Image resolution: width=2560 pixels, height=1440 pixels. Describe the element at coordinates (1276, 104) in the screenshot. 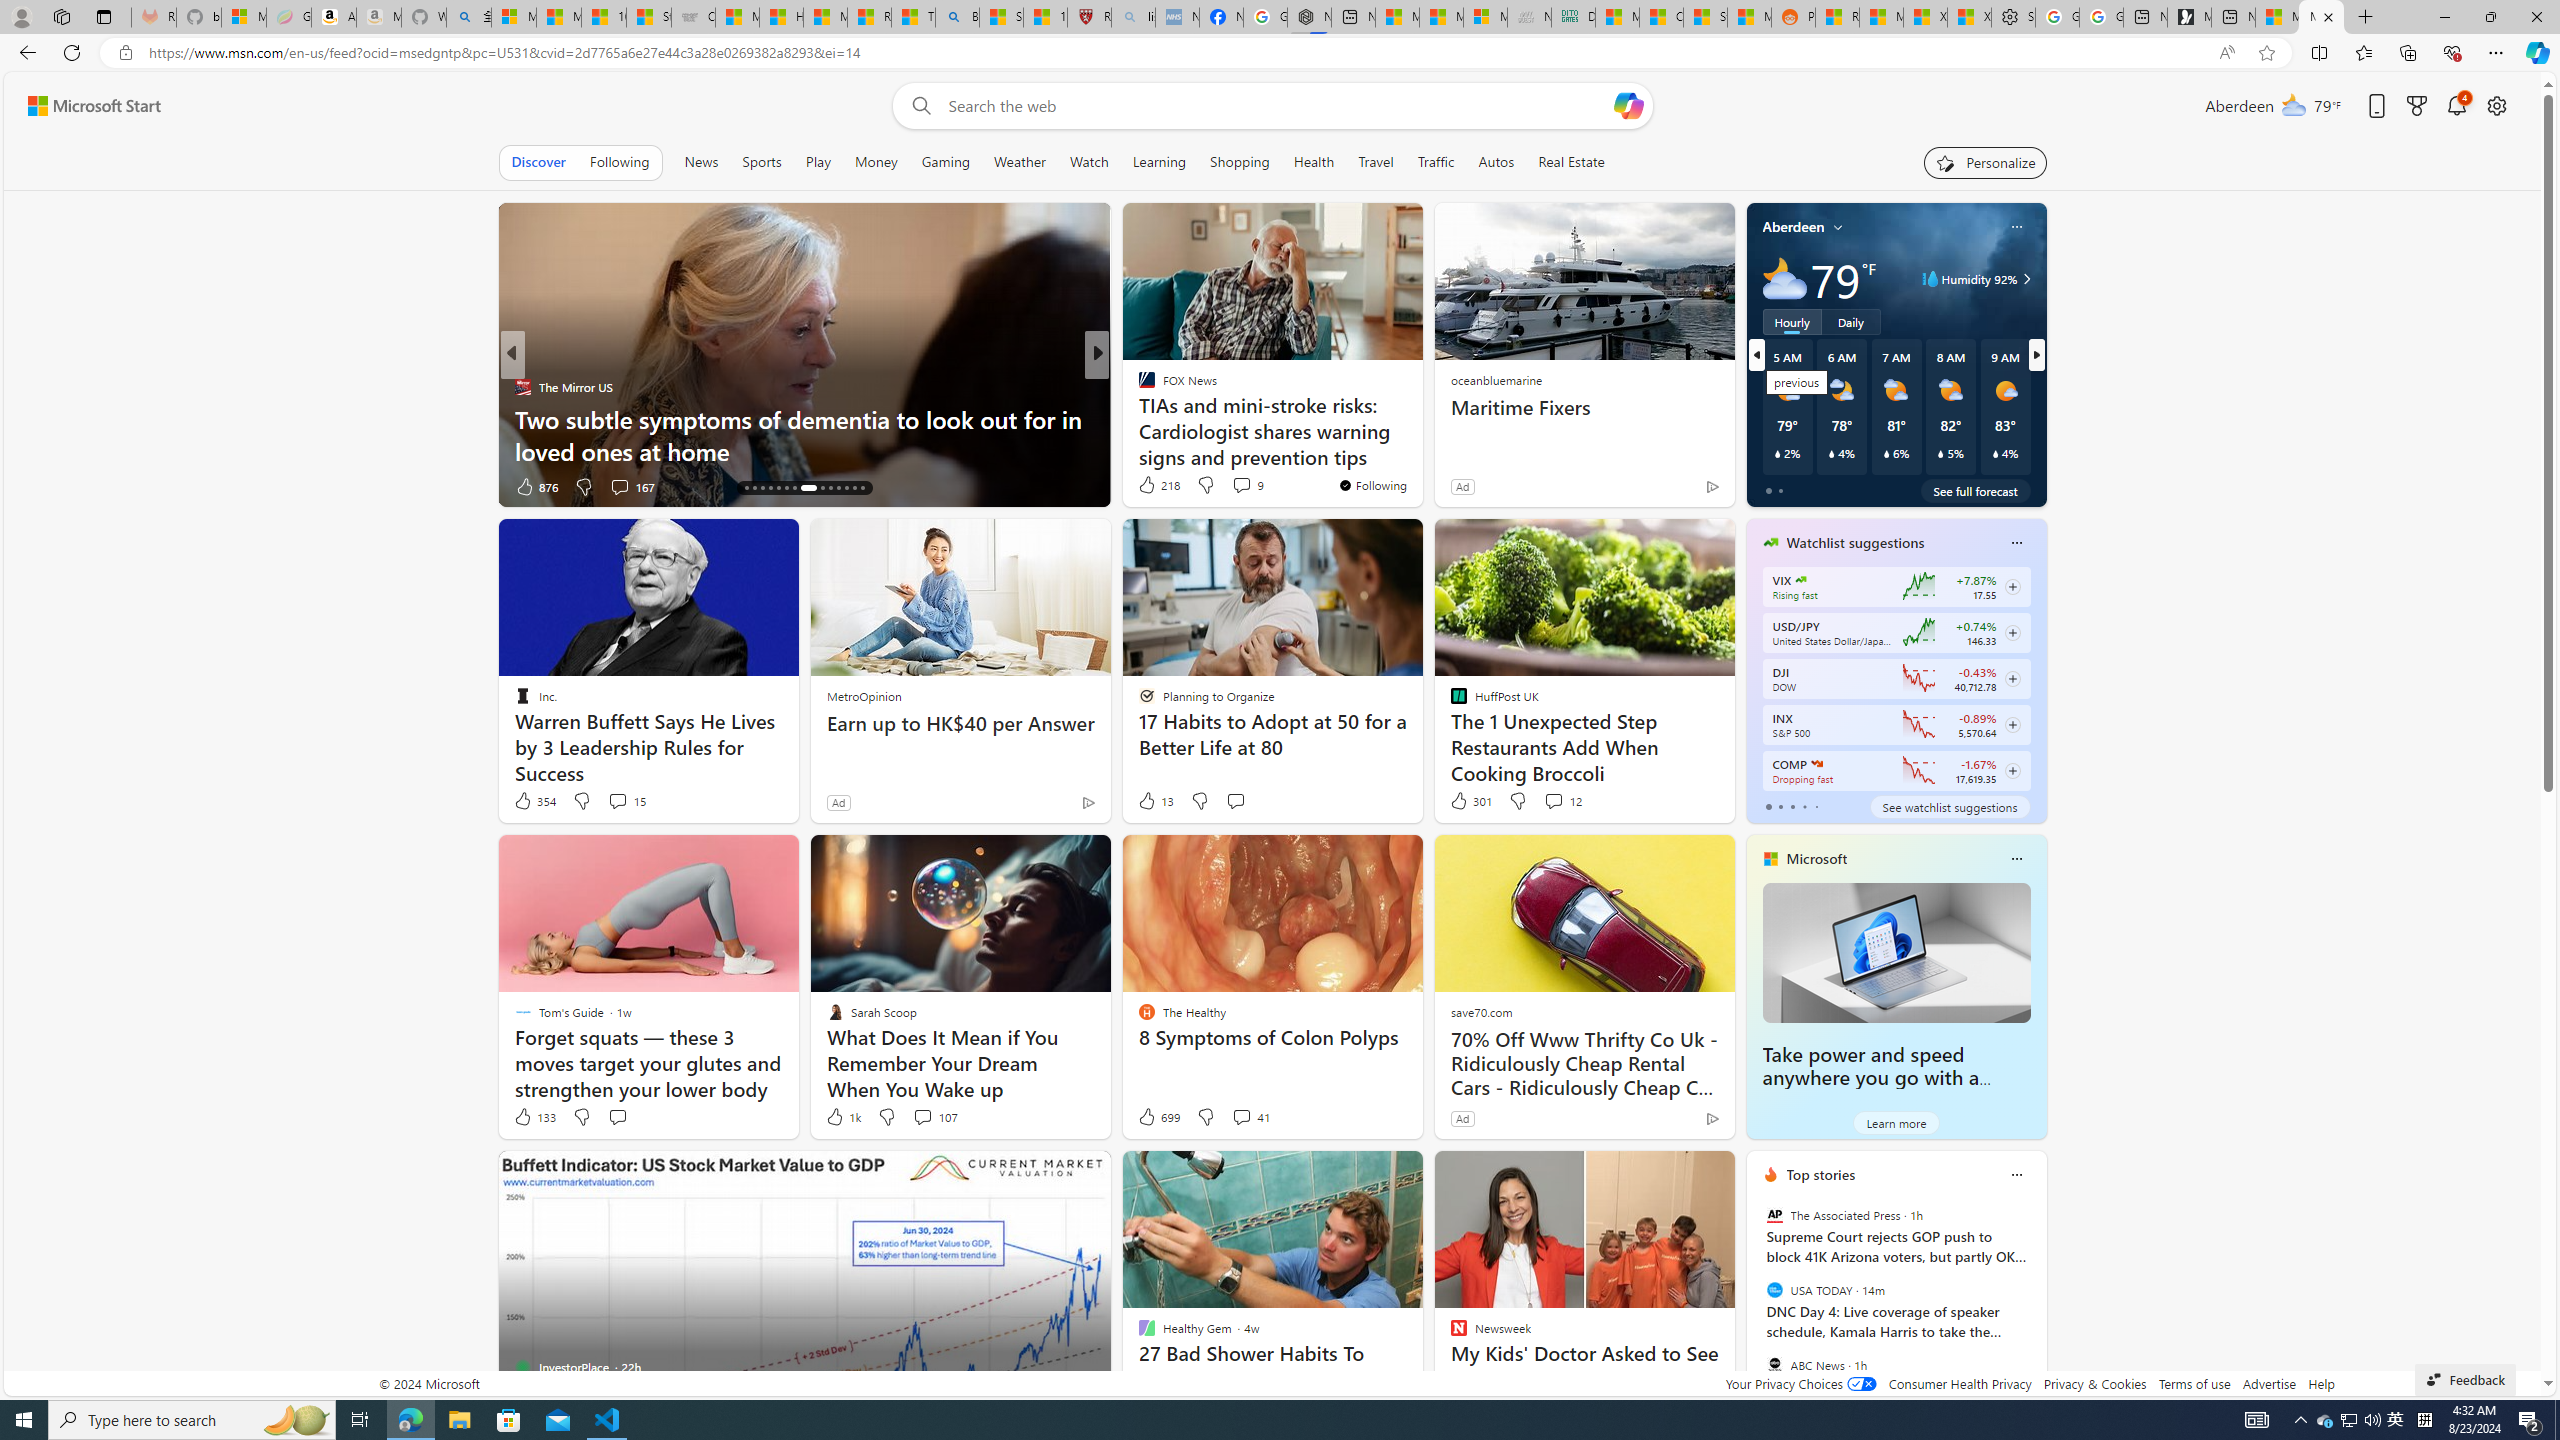

I see `'Enter your search term'` at that location.